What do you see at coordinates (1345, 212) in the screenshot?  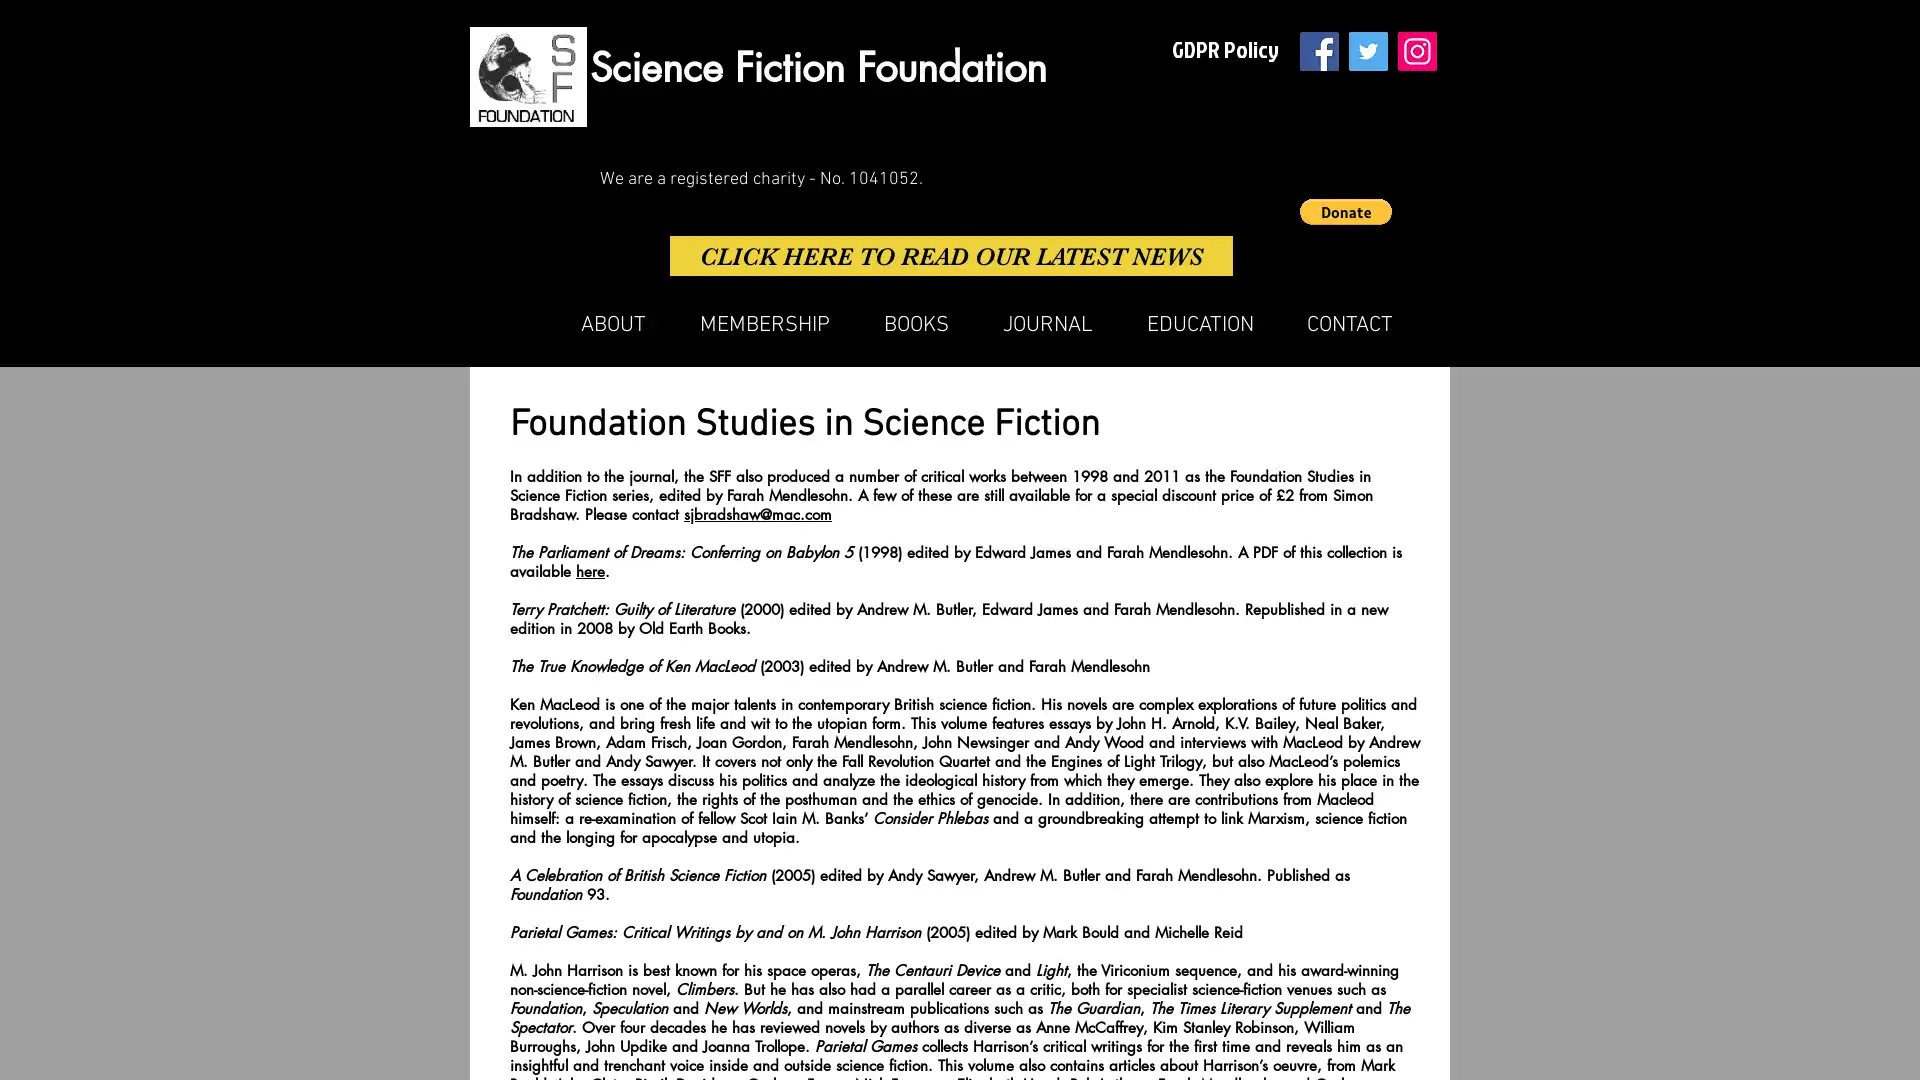 I see `Donate via PayPal` at bounding box center [1345, 212].